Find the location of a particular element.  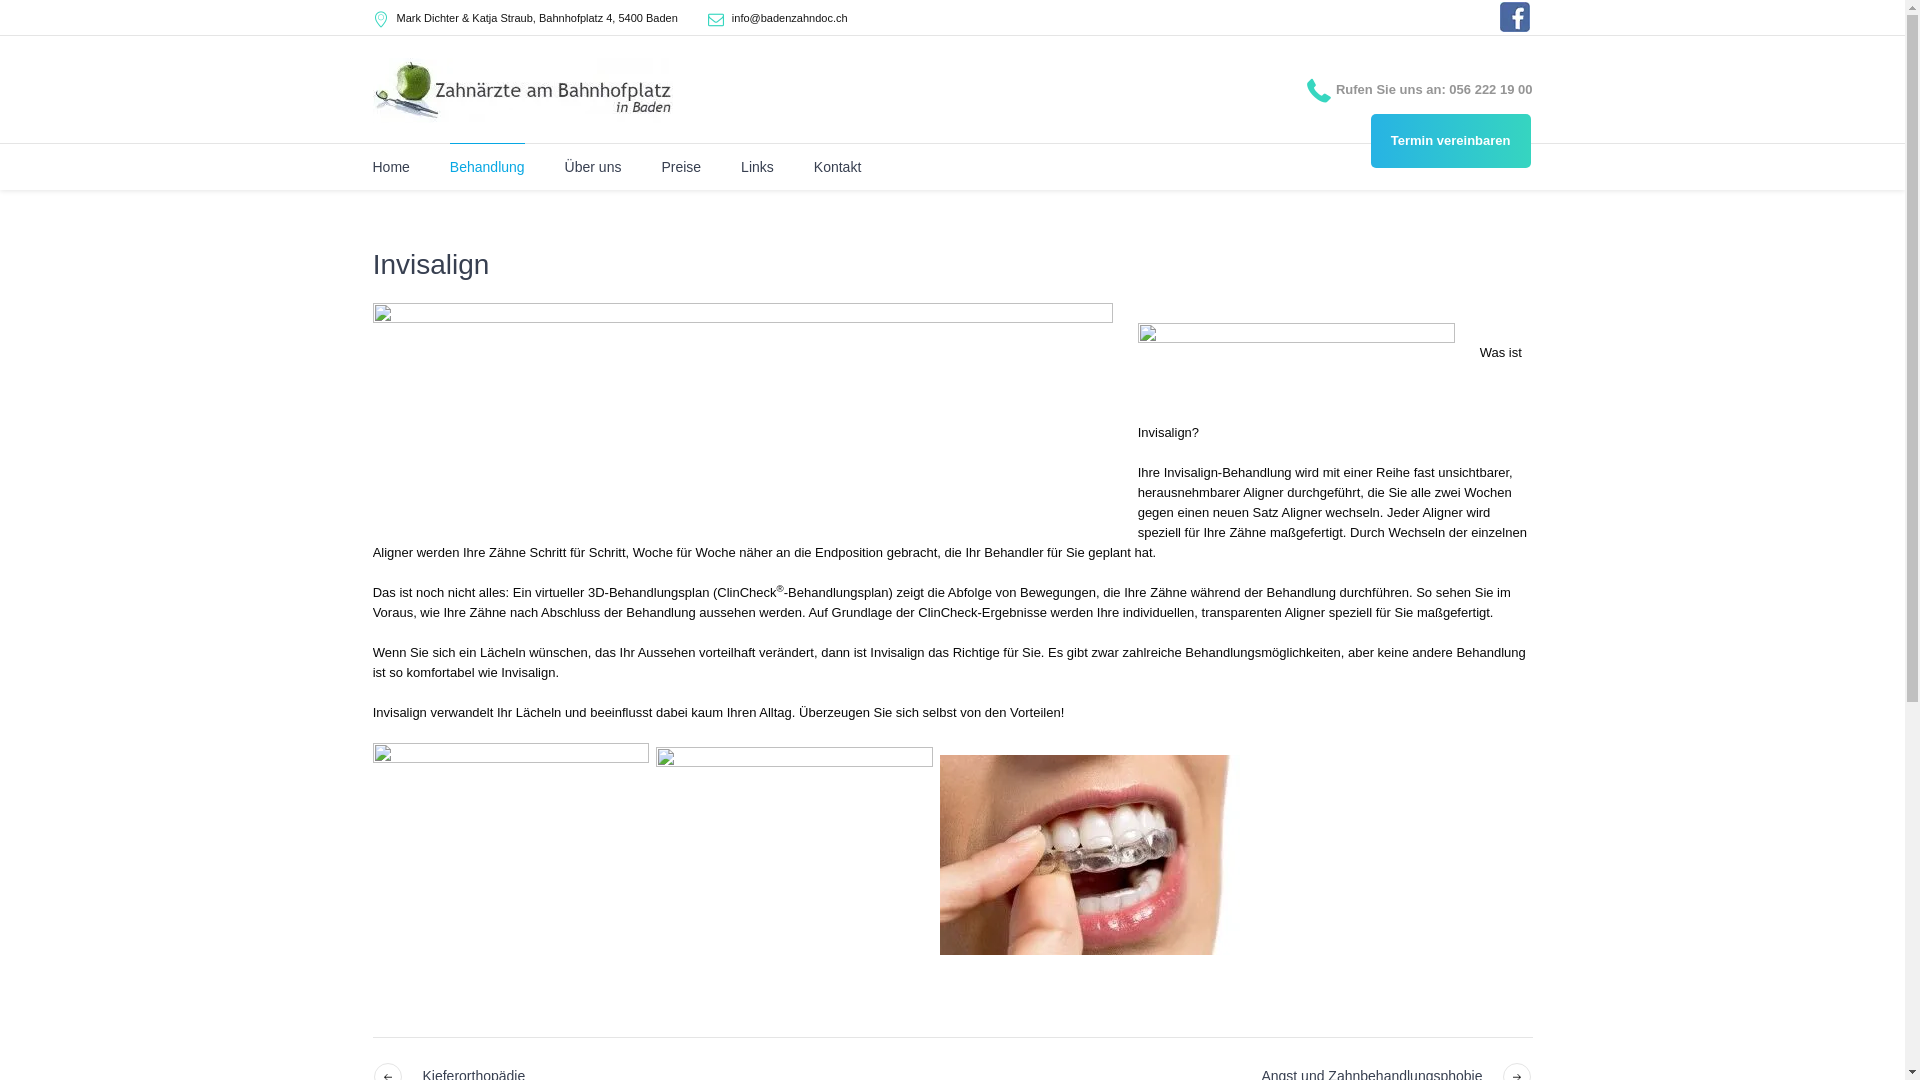

'Termin vereinbaren' is located at coordinates (1450, 140).